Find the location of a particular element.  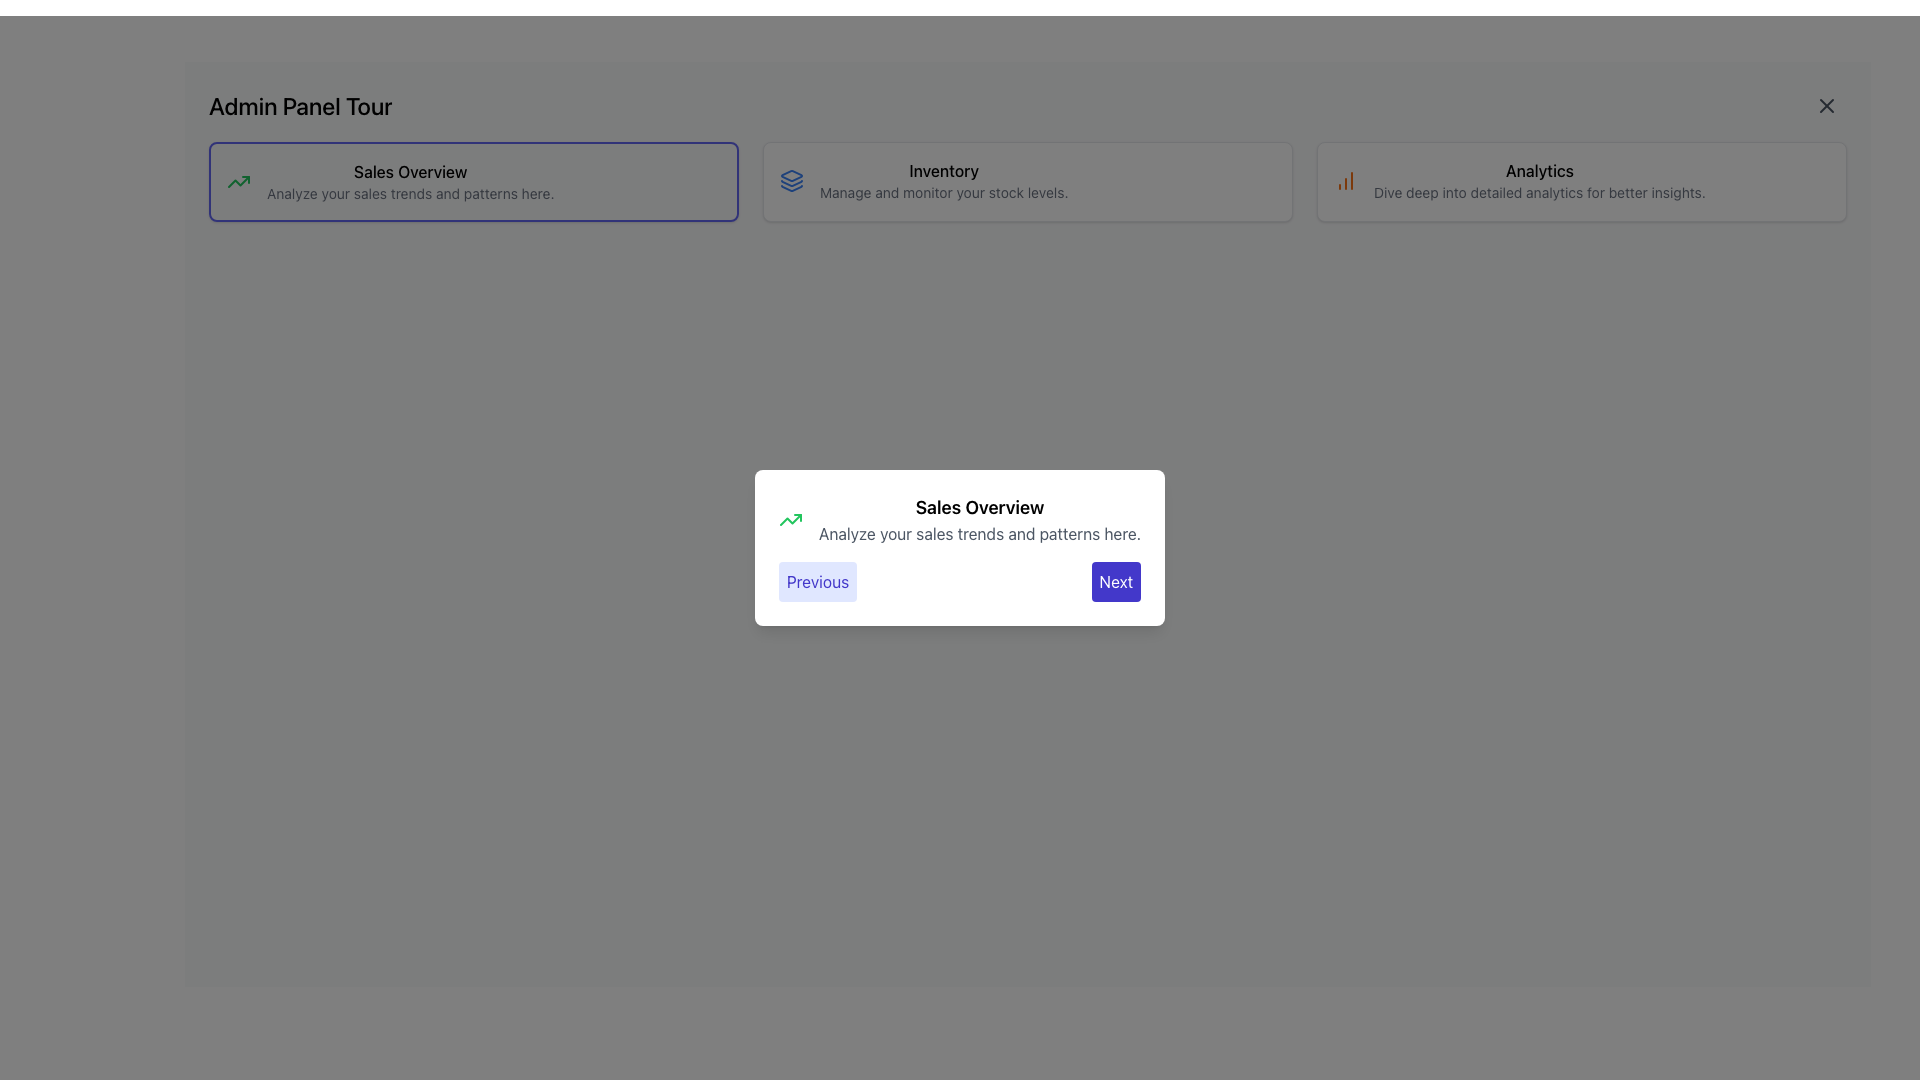

the small green upward trending line icon located to the left of the 'Sales Overview' text is located at coordinates (789, 519).